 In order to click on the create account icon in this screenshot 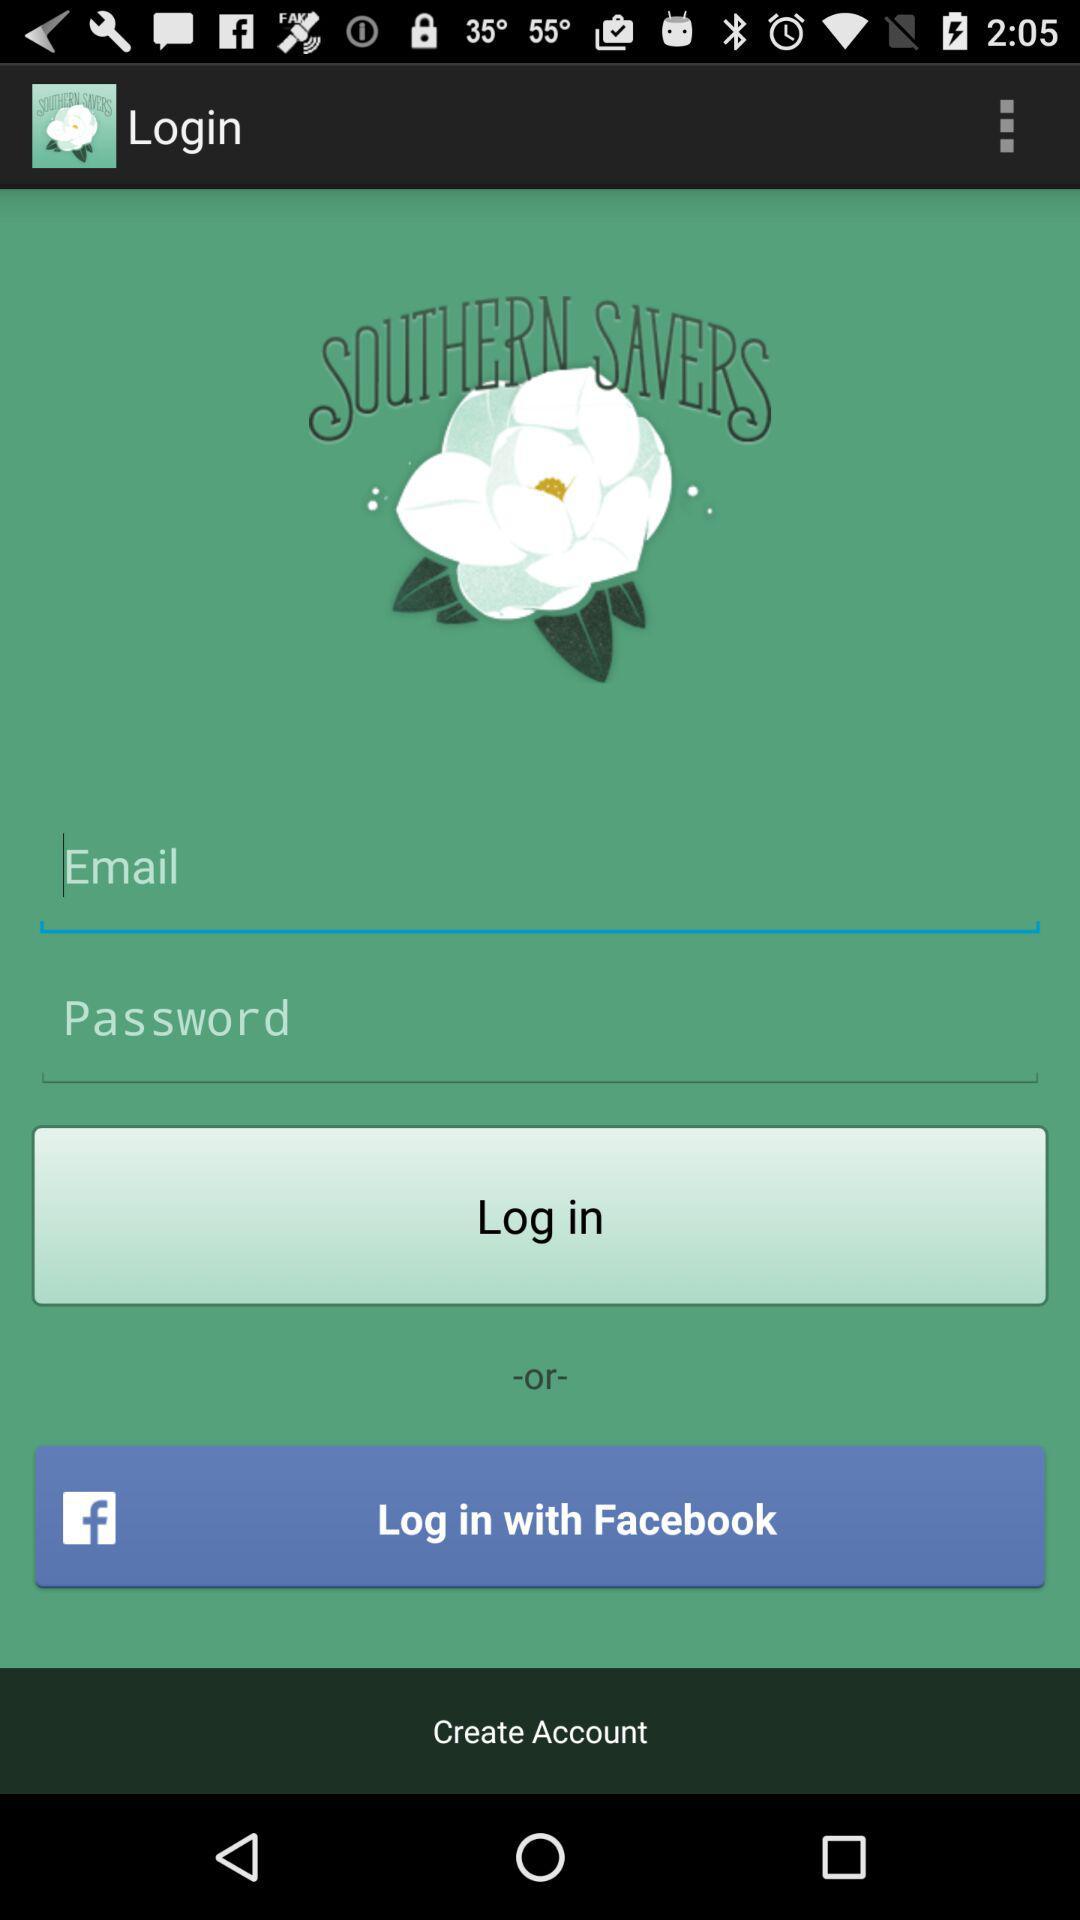, I will do `click(540, 1730)`.